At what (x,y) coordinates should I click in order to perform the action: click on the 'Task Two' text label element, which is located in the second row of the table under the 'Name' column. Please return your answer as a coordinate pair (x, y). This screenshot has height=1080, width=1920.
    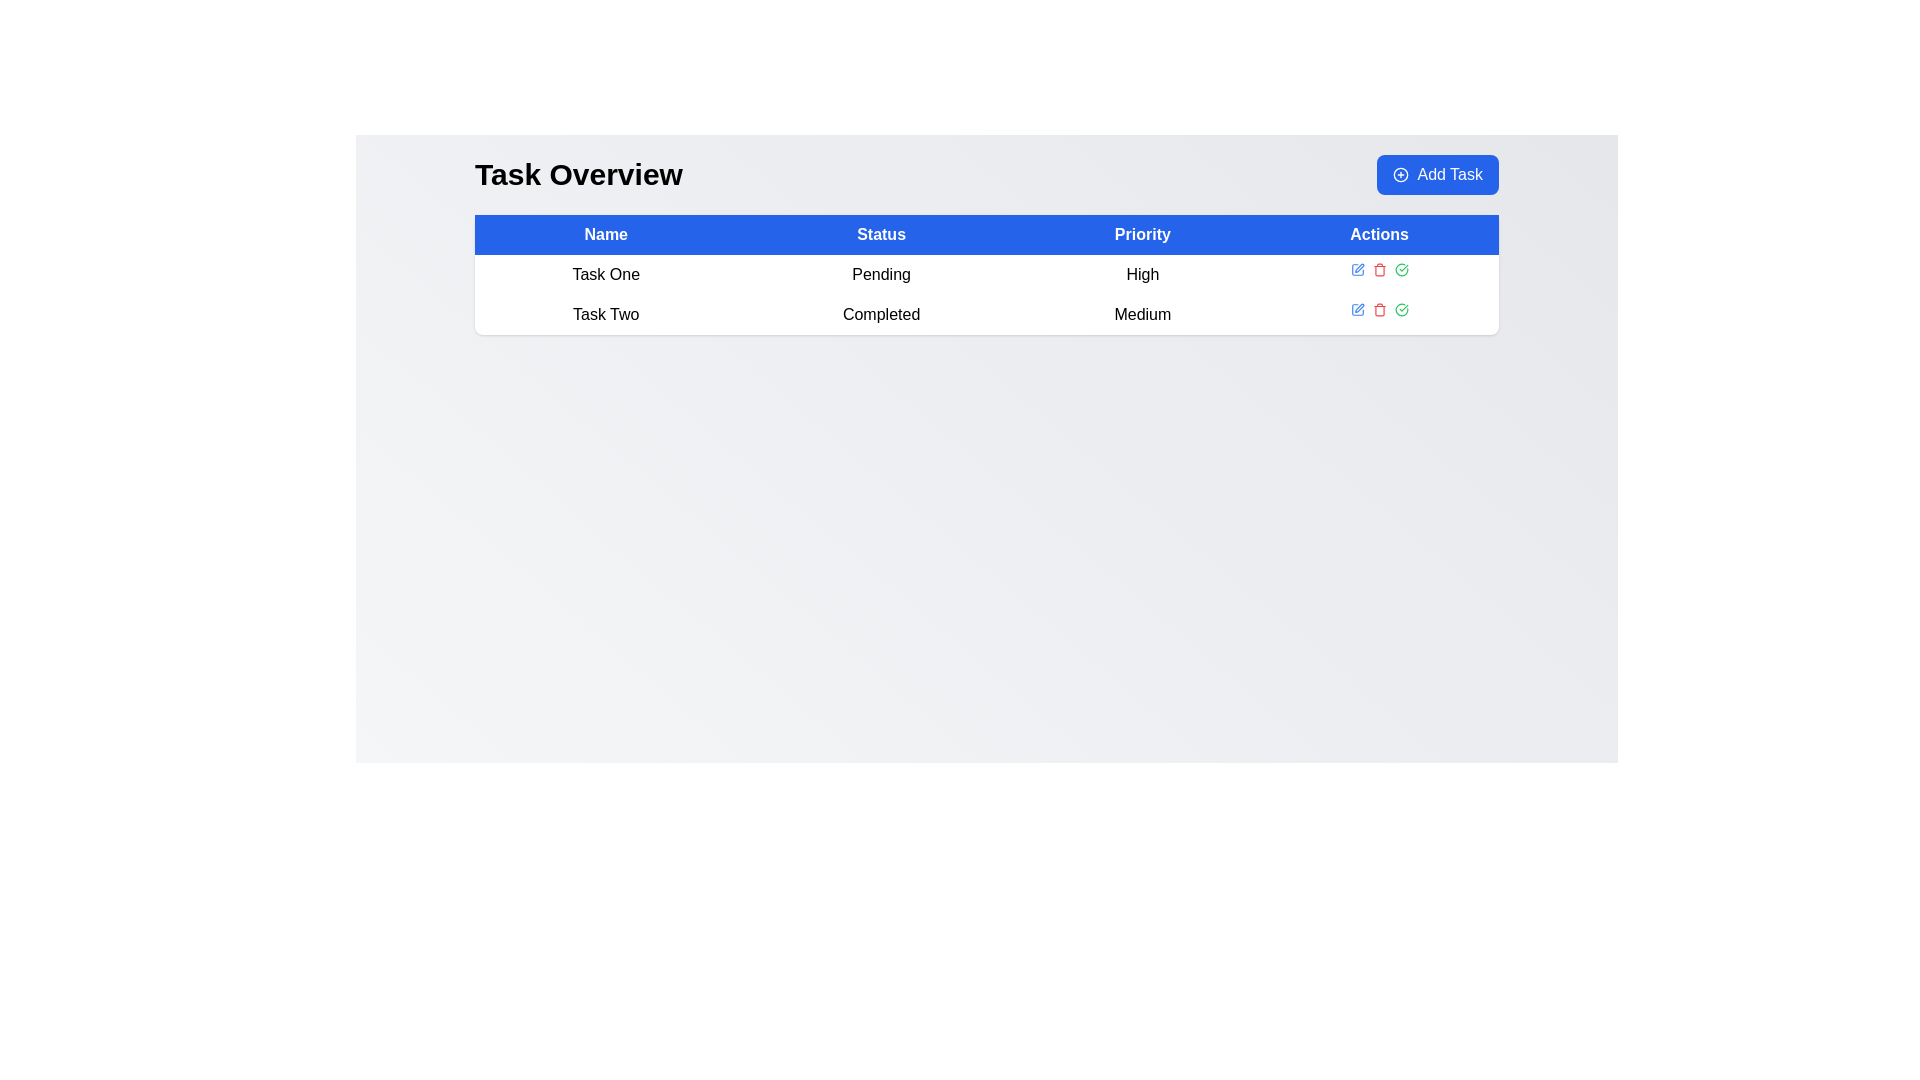
    Looking at the image, I should click on (605, 315).